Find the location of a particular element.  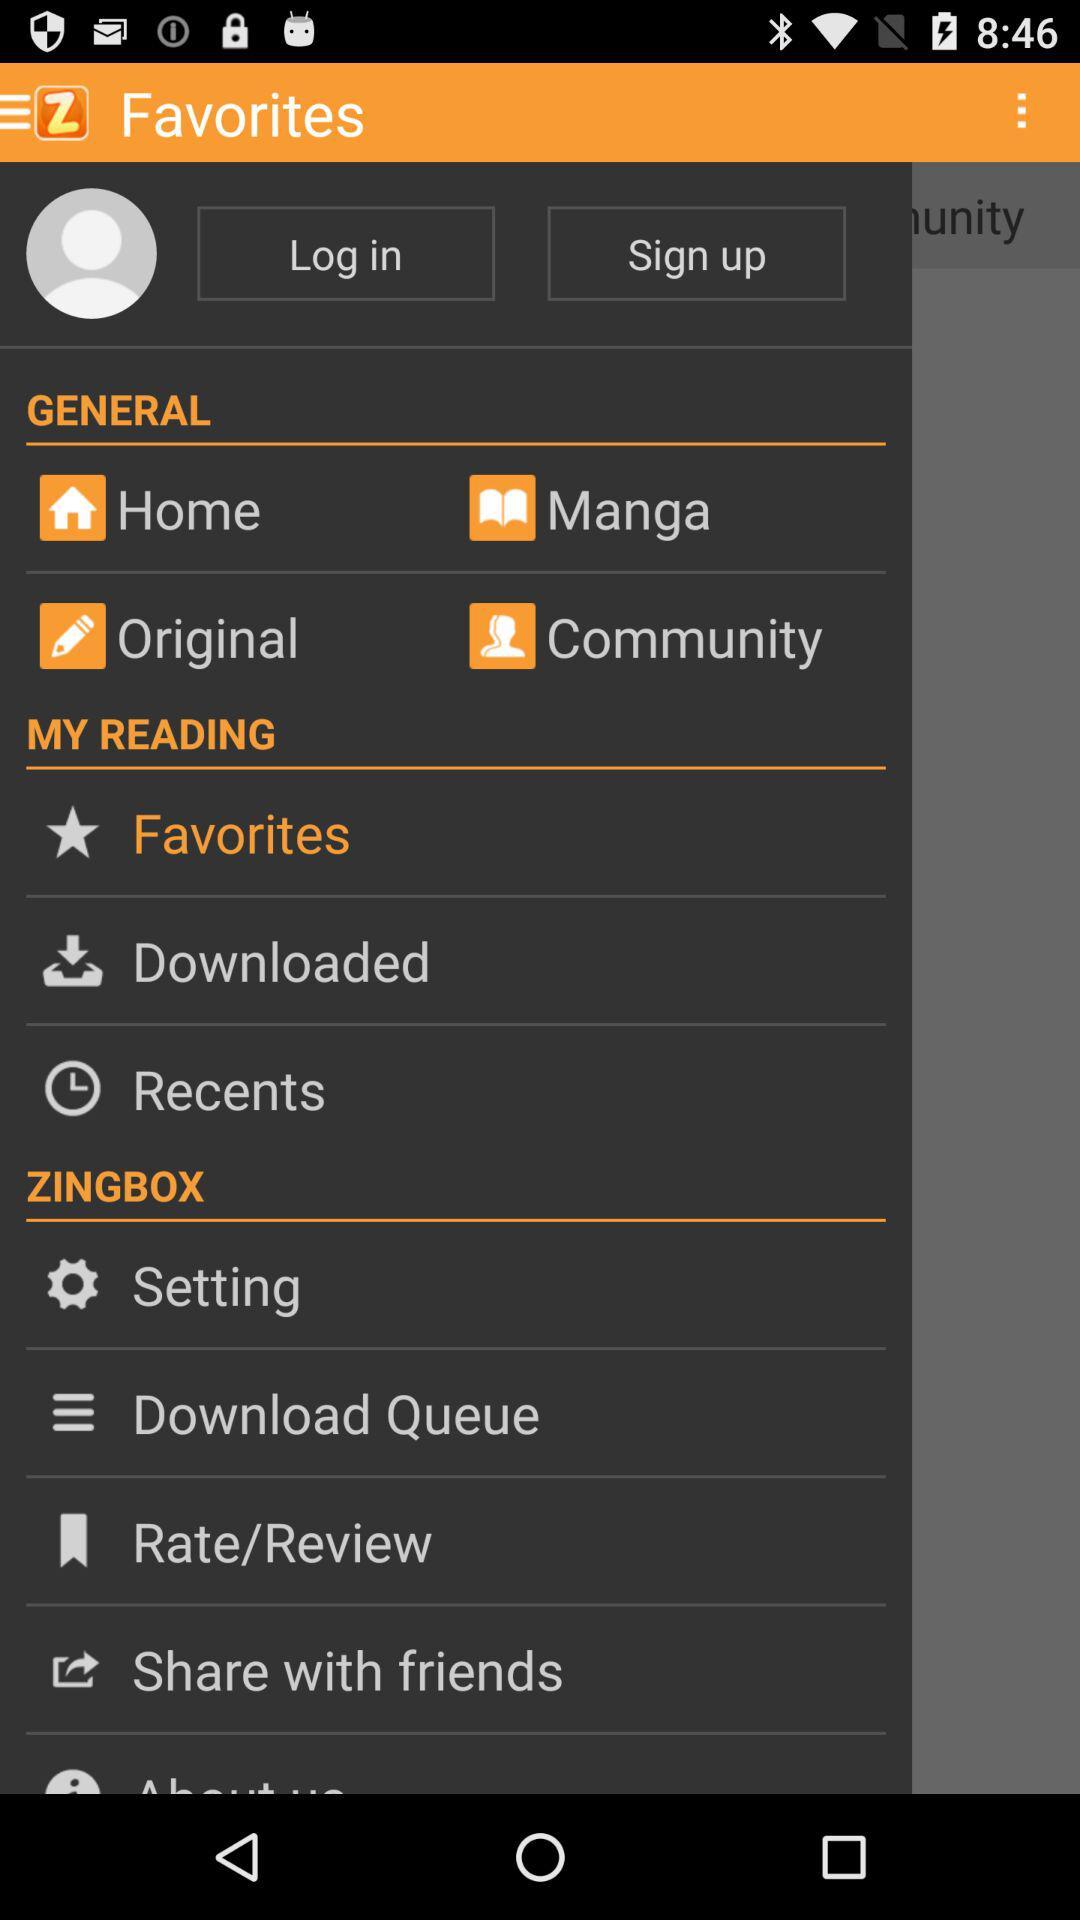

the button which is below the share with friends is located at coordinates (455, 1764).